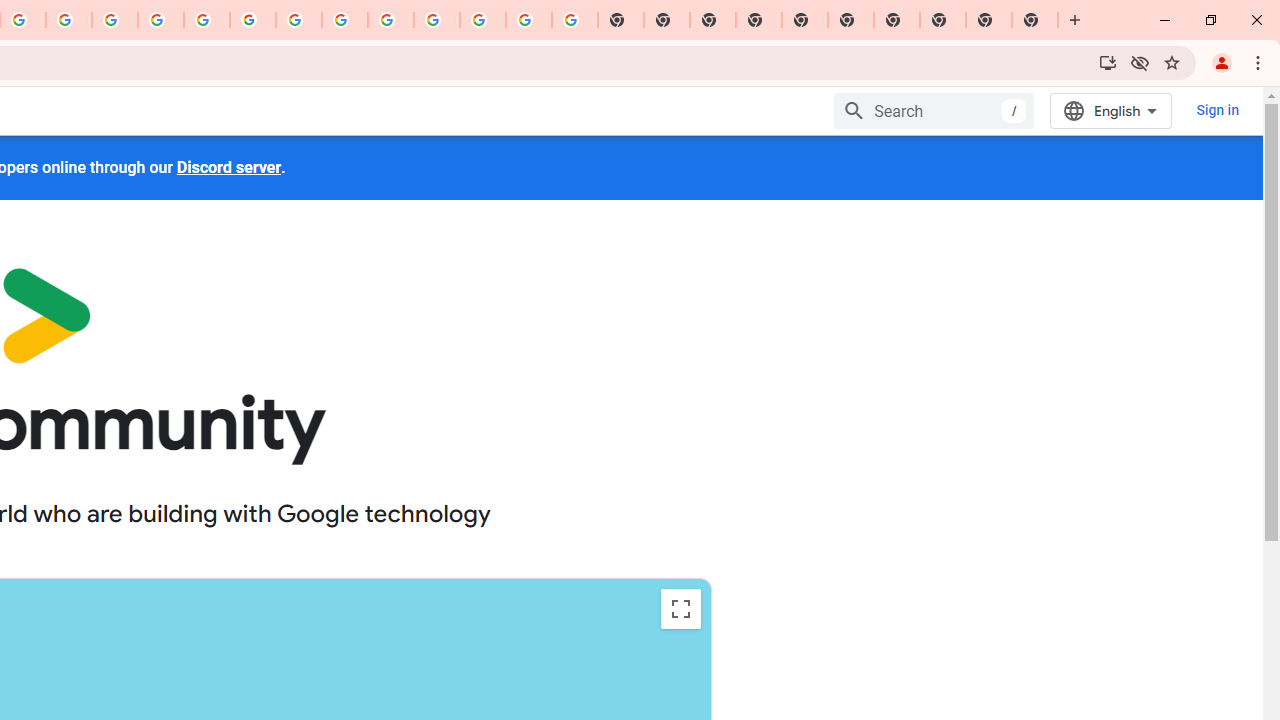 The image size is (1280, 720). Describe the element at coordinates (1074, 20) in the screenshot. I see `'New Tab'` at that location.